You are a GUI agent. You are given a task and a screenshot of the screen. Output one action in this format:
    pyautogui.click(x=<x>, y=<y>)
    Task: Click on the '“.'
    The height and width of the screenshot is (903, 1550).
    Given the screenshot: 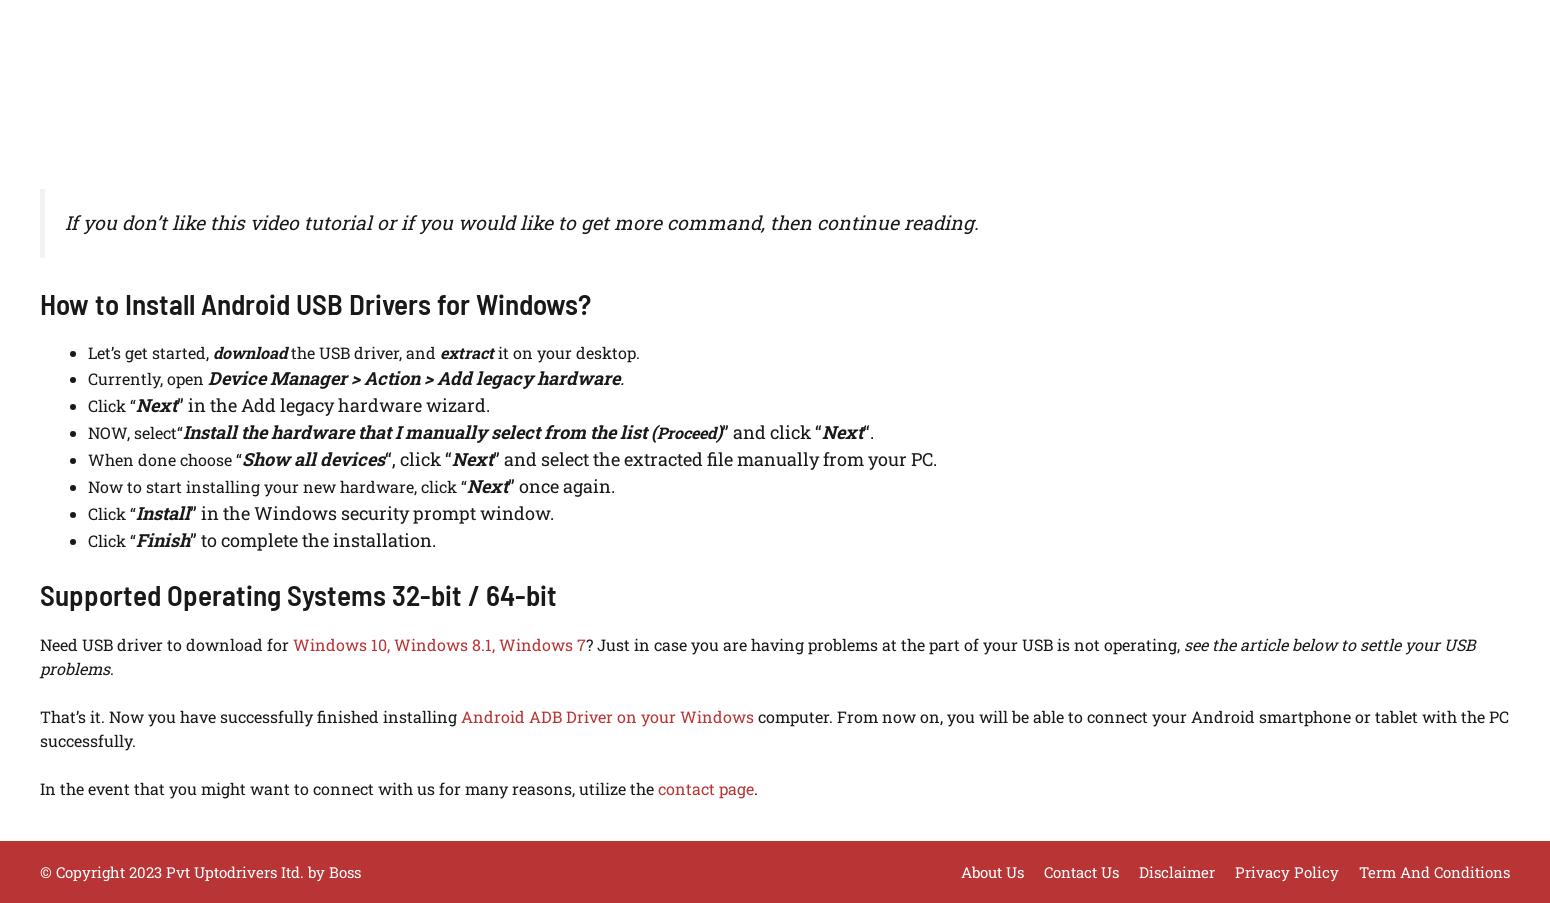 What is the action you would take?
    pyautogui.click(x=863, y=430)
    